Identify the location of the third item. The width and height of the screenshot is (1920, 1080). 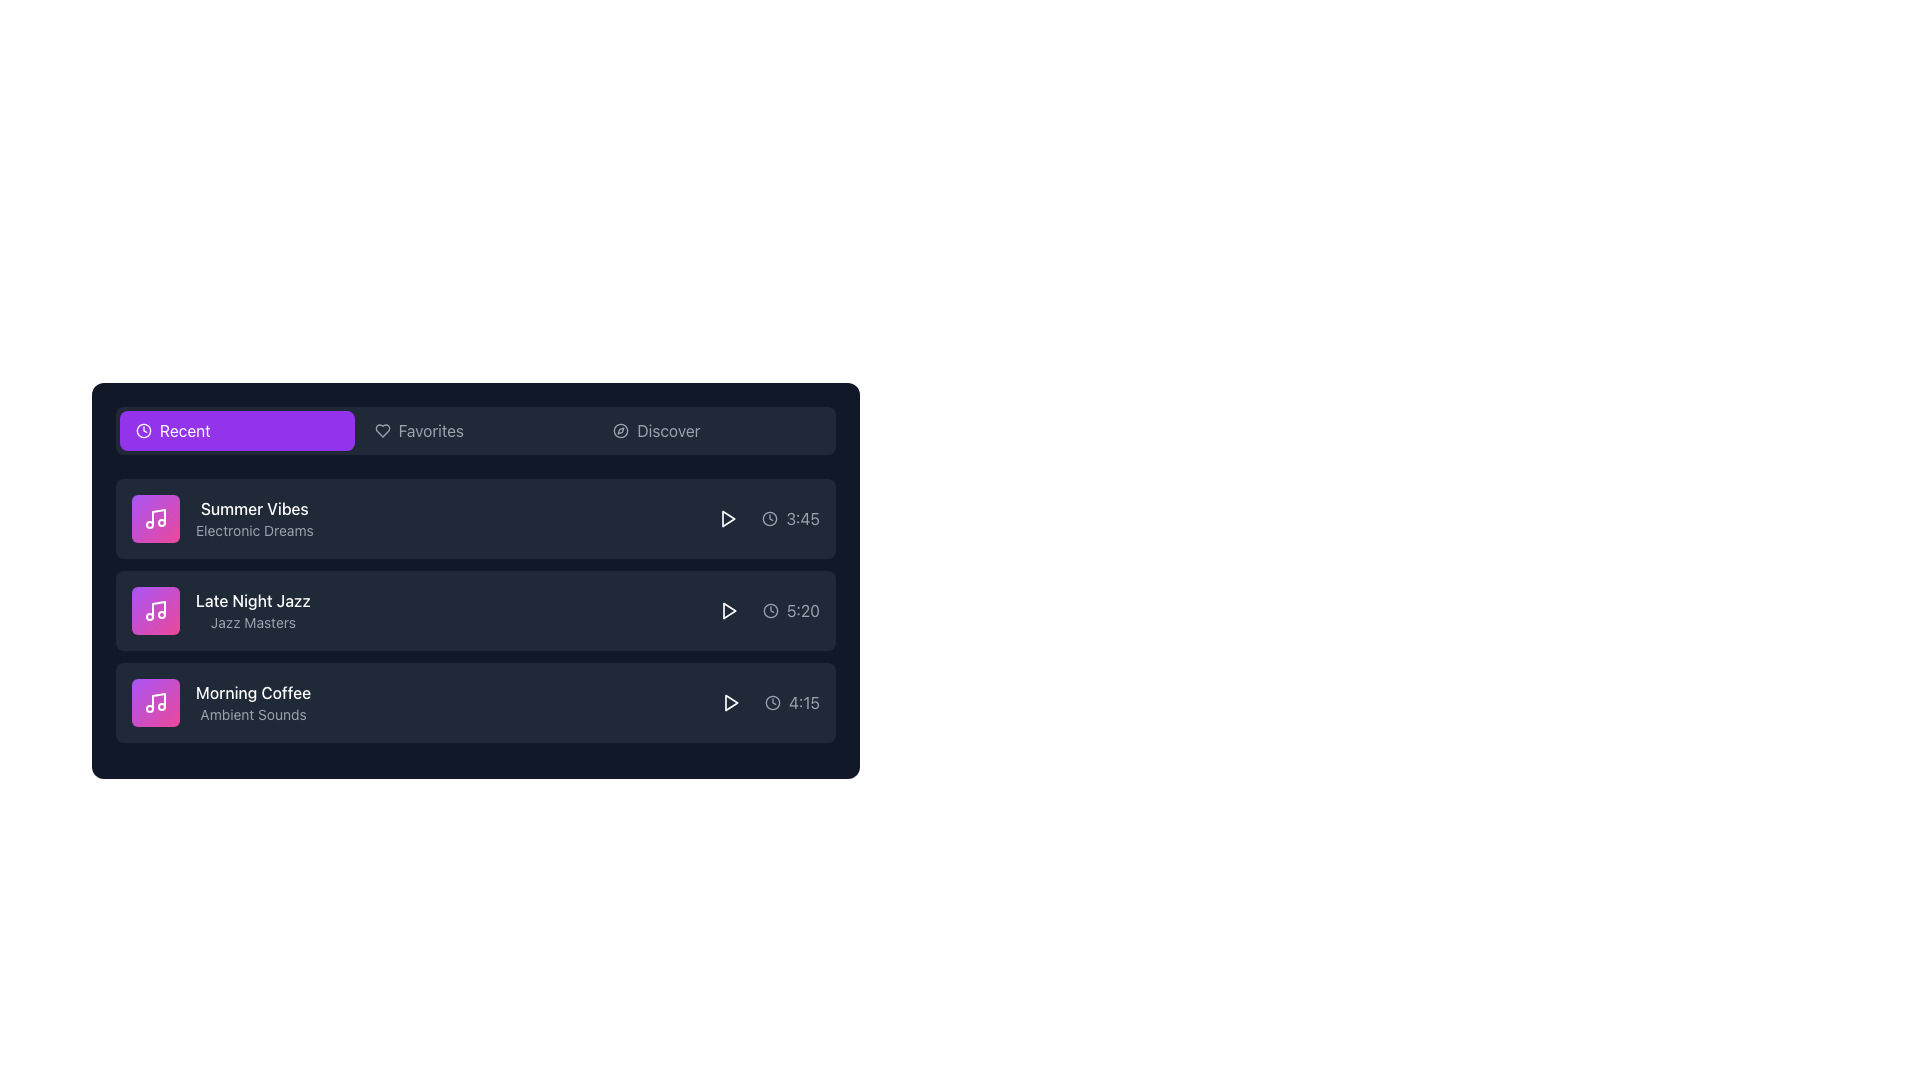
(252, 701).